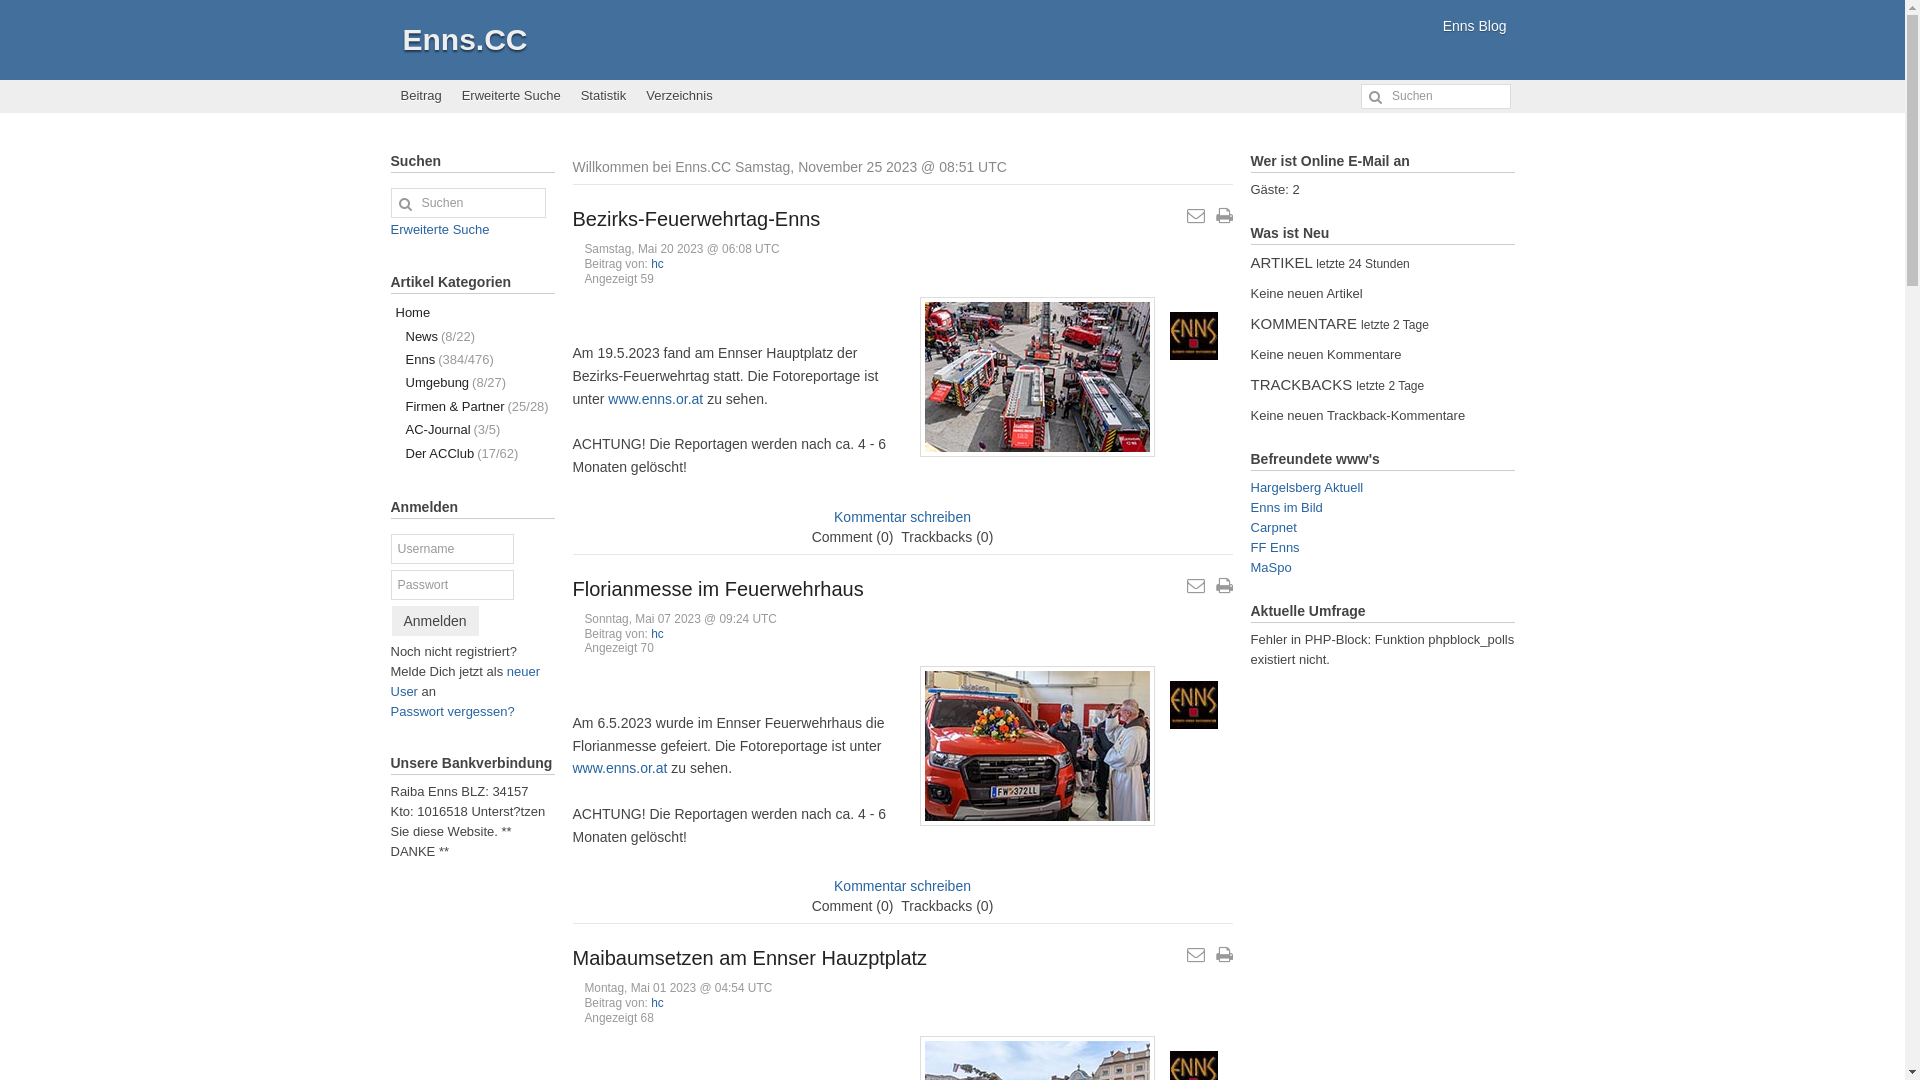  Describe the element at coordinates (901, 515) in the screenshot. I see `'Kommentar schreiben'` at that location.